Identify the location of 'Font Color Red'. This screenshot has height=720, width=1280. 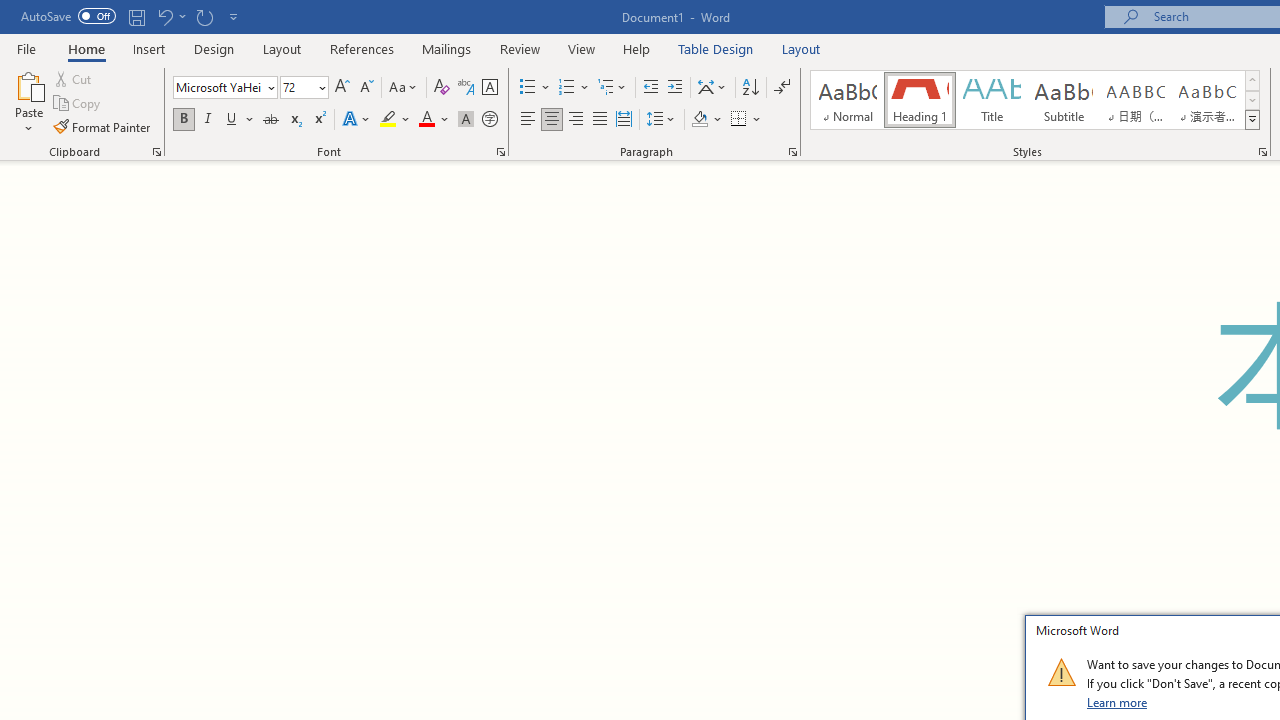
(425, 119).